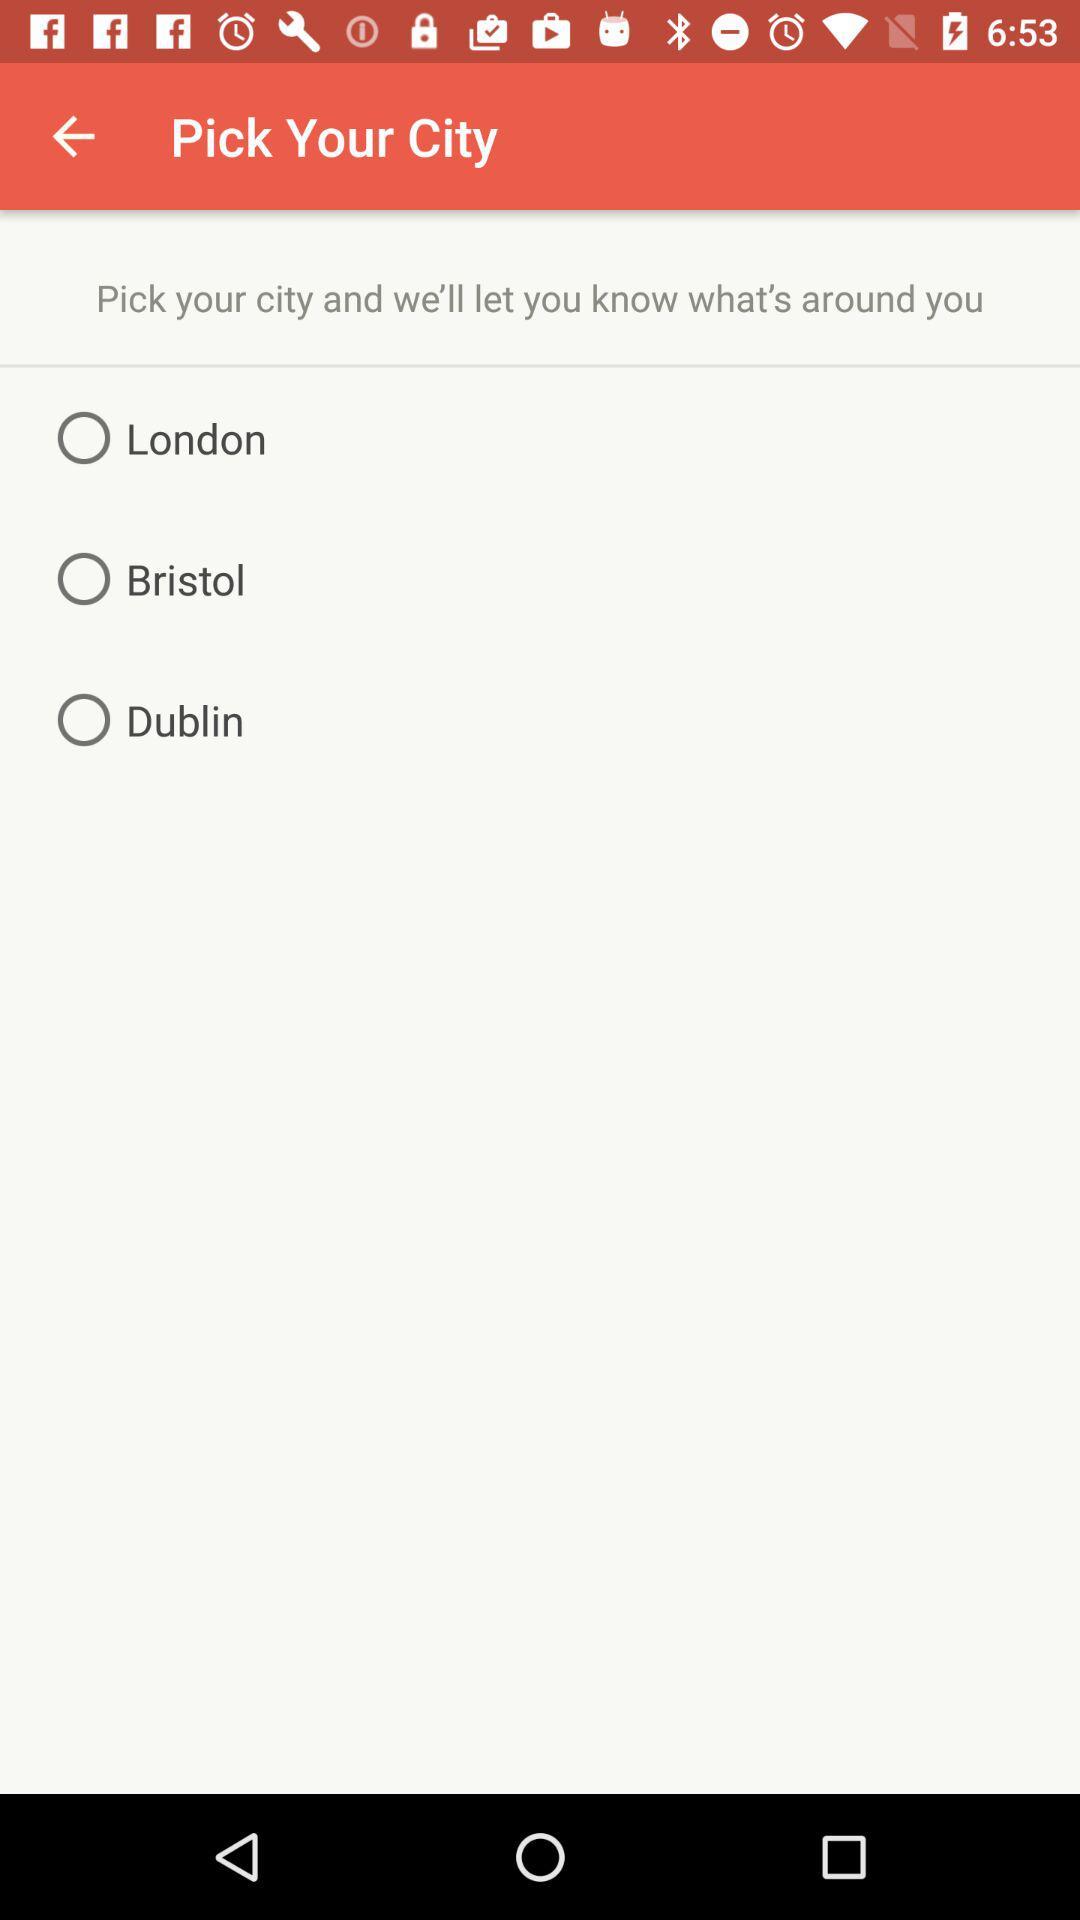 This screenshot has width=1080, height=1920. I want to click on the icon to the left of  pick your city, so click(72, 135).